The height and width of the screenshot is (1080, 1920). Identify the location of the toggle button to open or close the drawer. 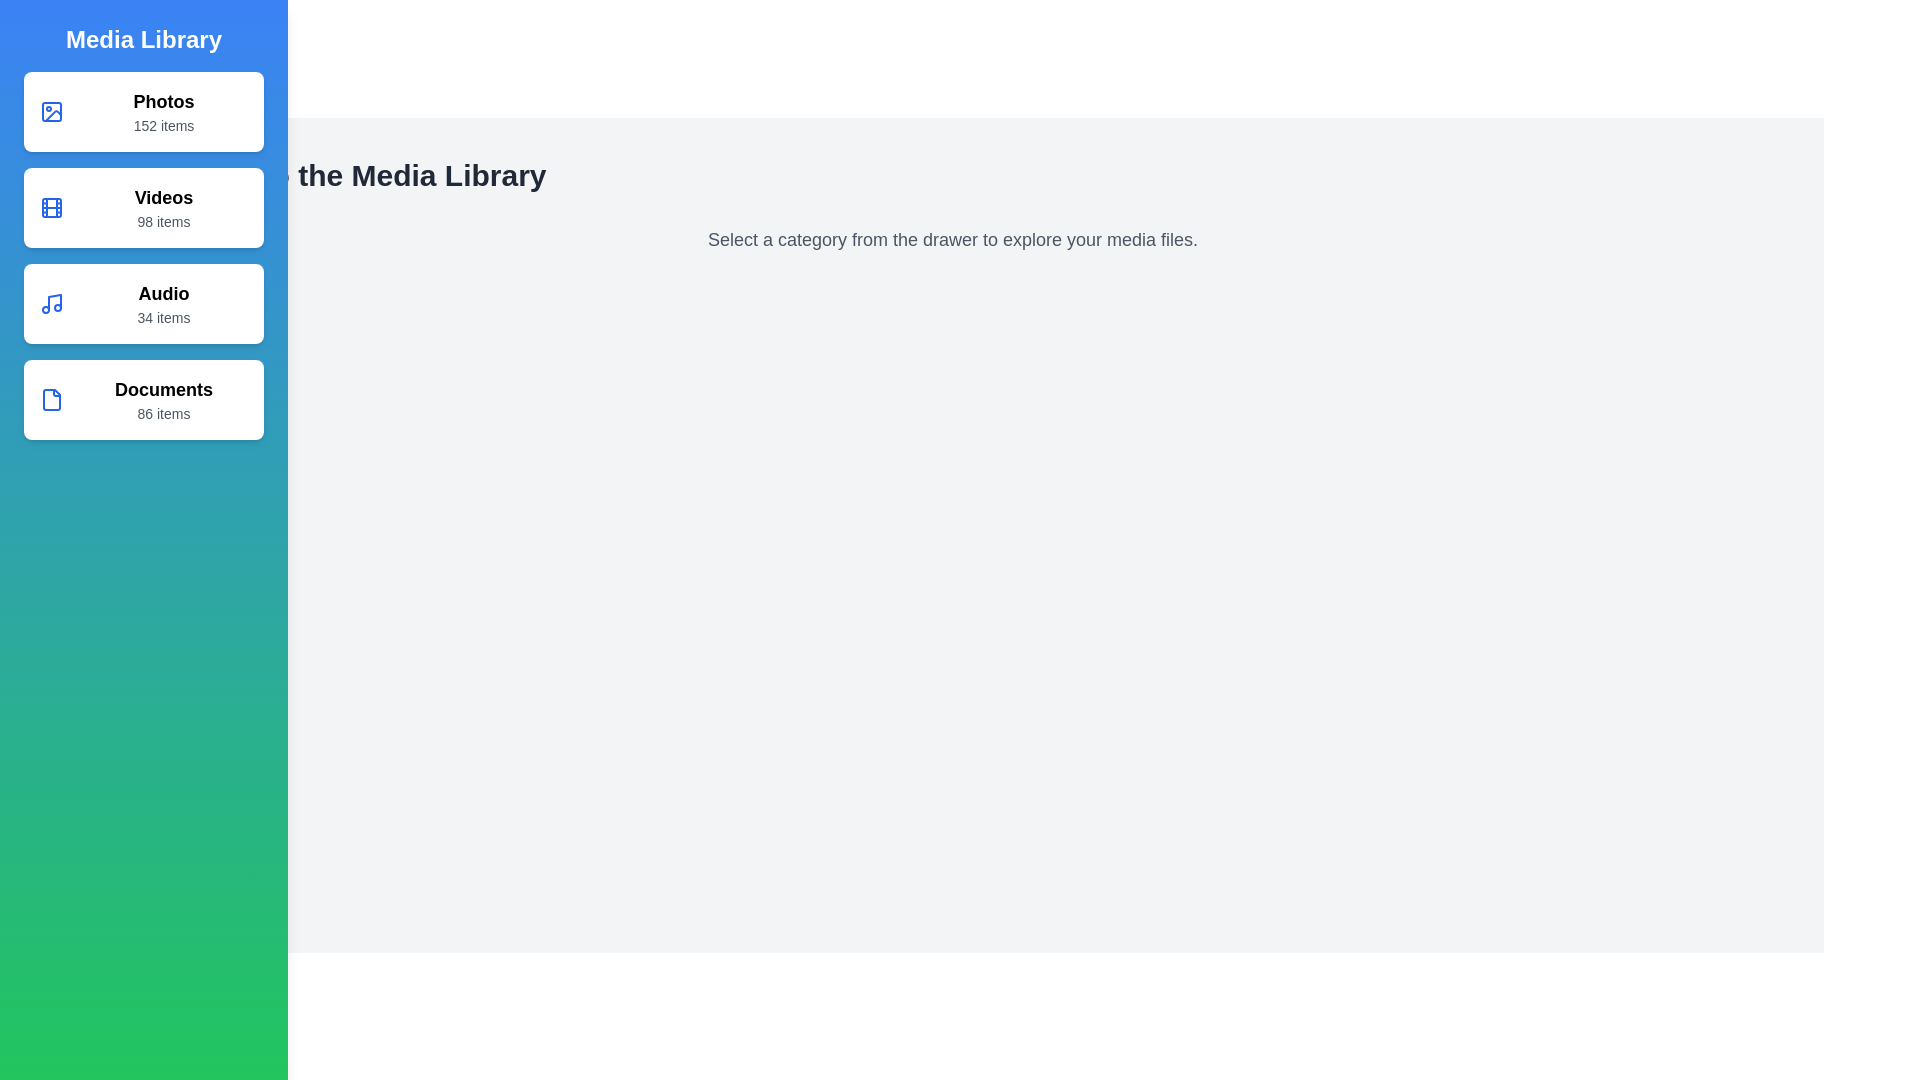
(39, 39).